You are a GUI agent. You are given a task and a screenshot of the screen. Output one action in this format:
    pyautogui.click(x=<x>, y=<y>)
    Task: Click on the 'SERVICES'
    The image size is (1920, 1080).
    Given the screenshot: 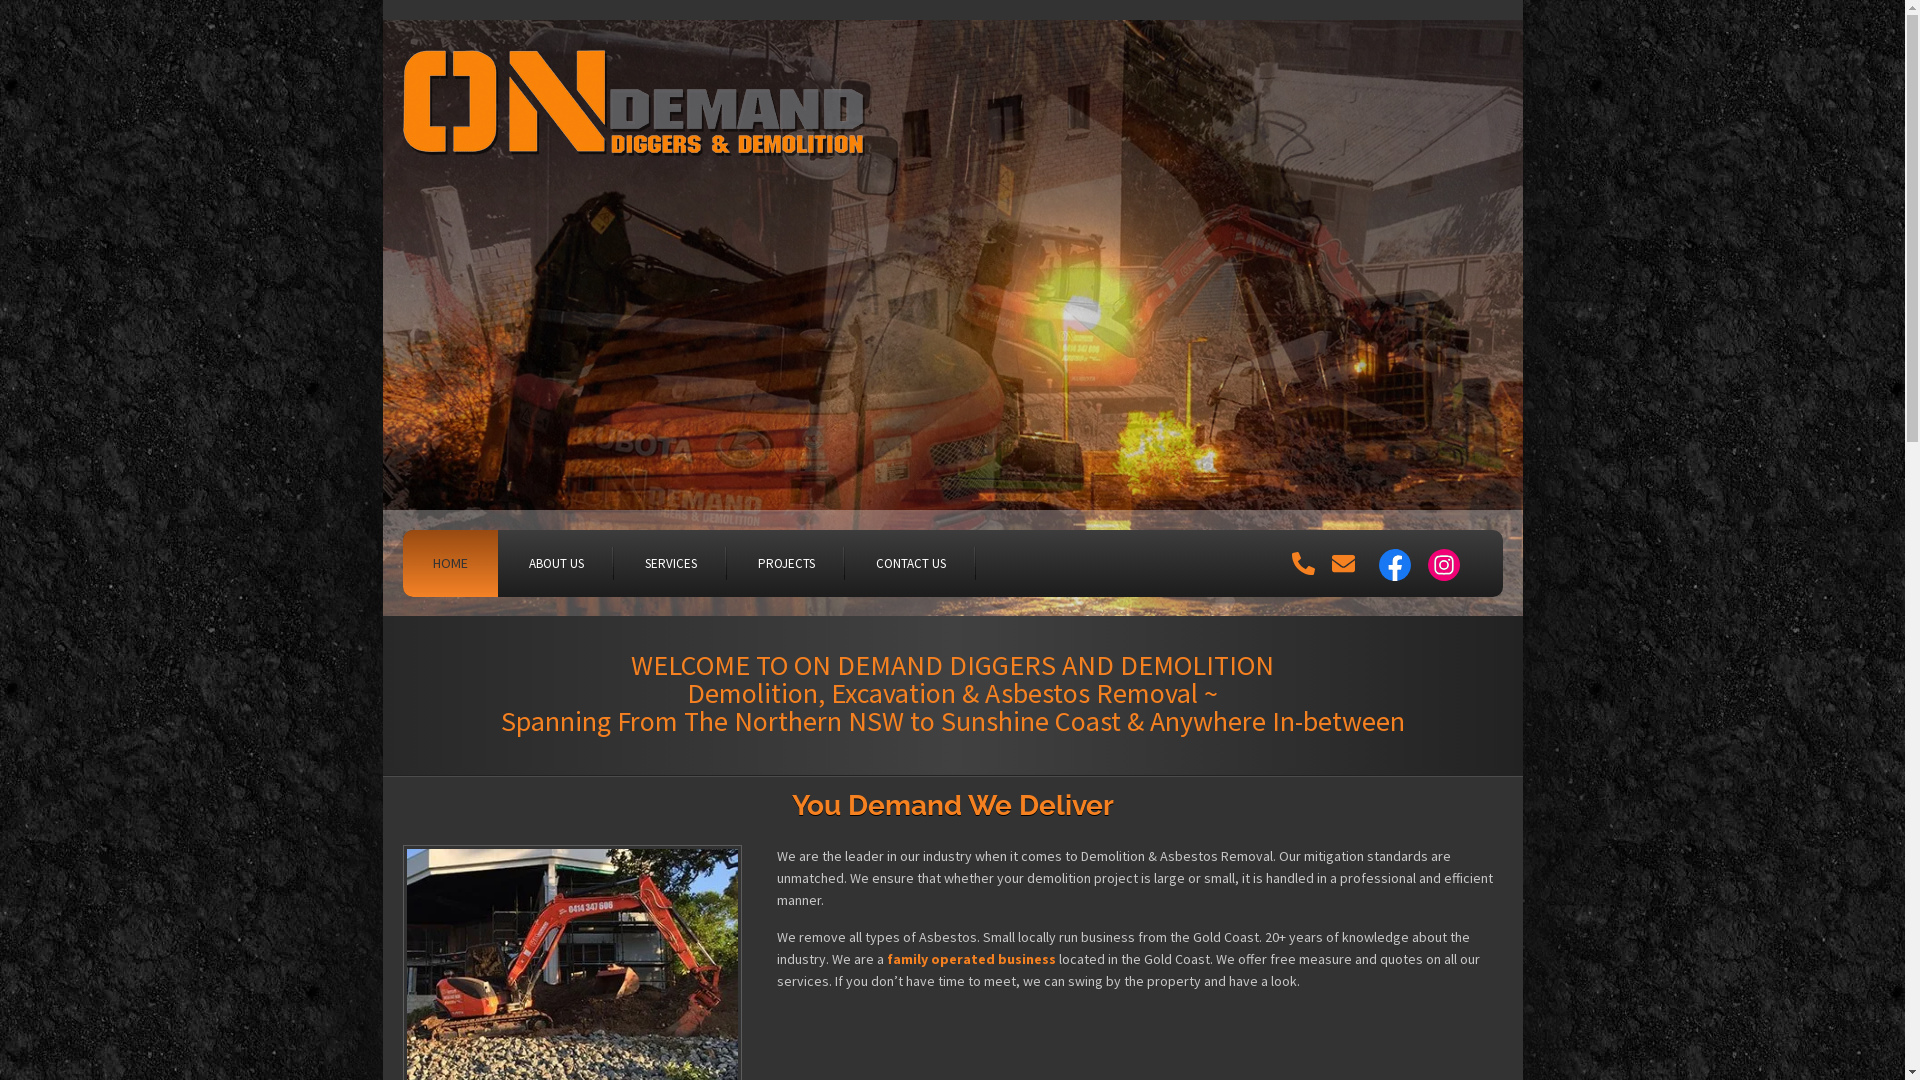 What is the action you would take?
    pyautogui.click(x=670, y=563)
    